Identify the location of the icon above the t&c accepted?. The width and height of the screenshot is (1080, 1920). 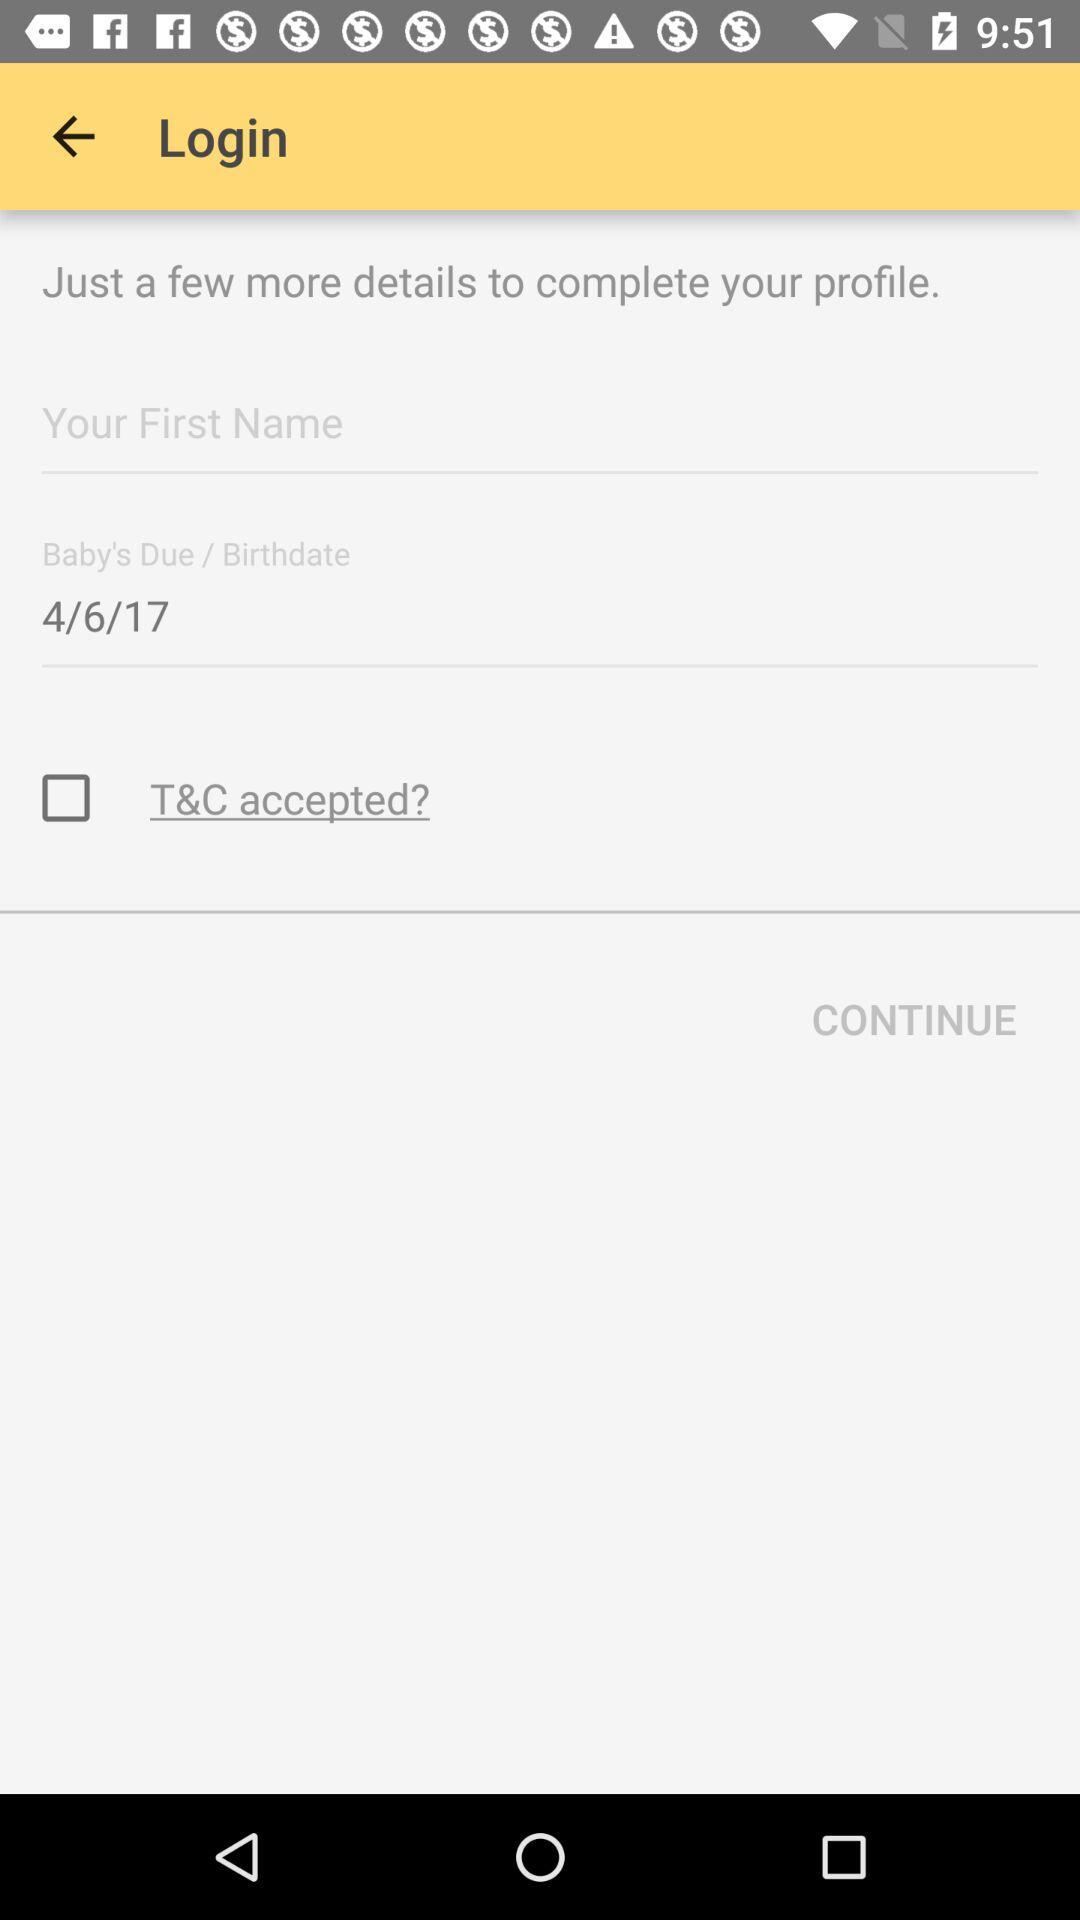
(540, 608).